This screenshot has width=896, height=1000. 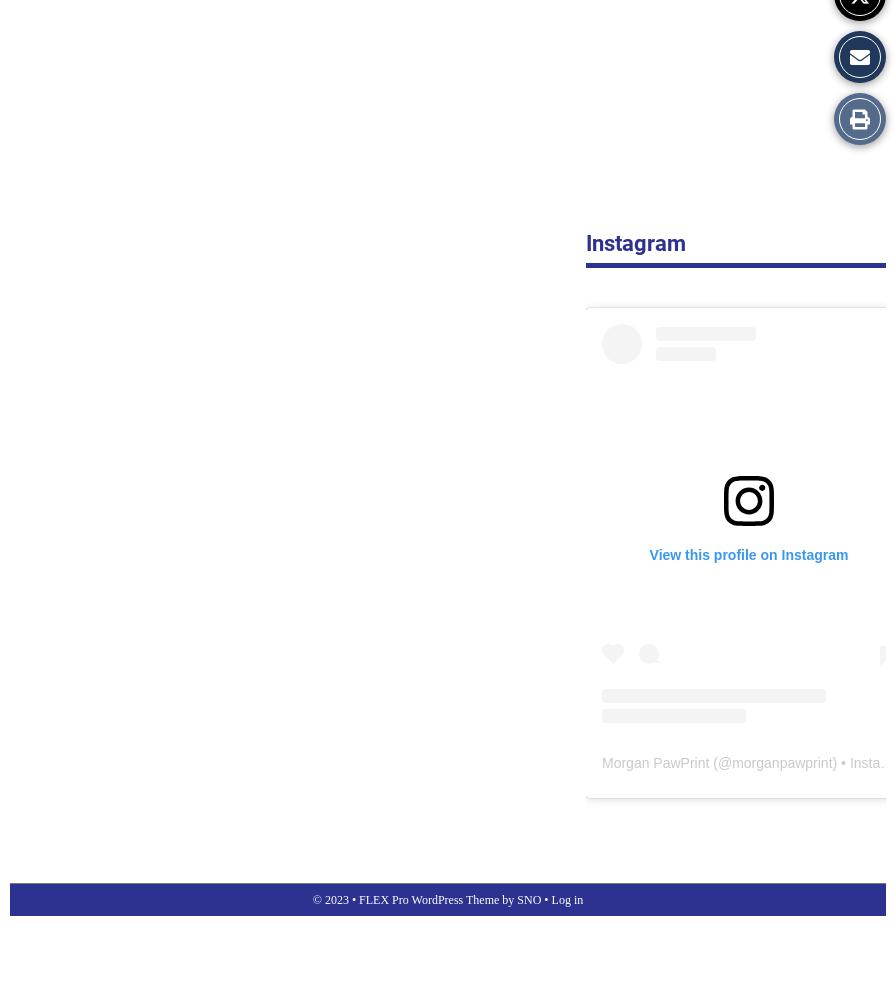 What do you see at coordinates (566, 899) in the screenshot?
I see `'Log in'` at bounding box center [566, 899].